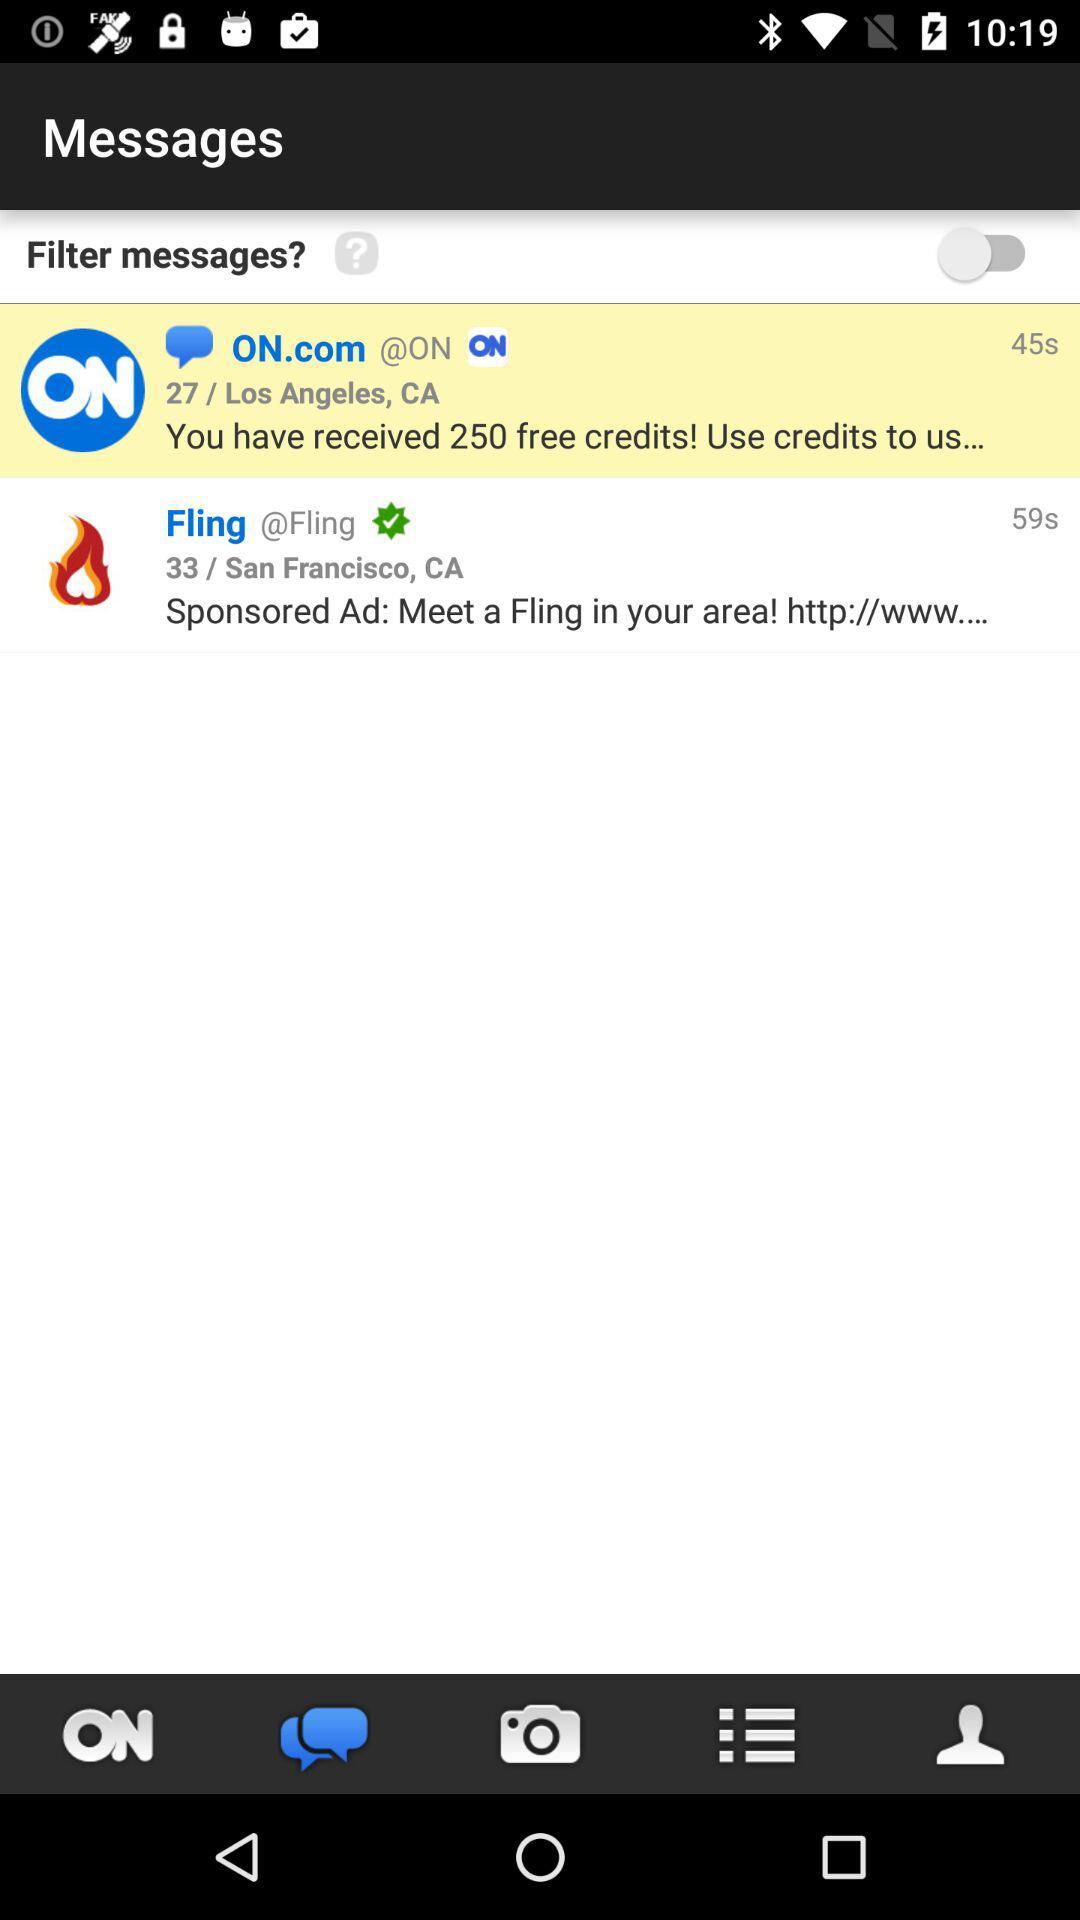 The width and height of the screenshot is (1080, 1920). Describe the element at coordinates (81, 390) in the screenshot. I see `the page of on` at that location.